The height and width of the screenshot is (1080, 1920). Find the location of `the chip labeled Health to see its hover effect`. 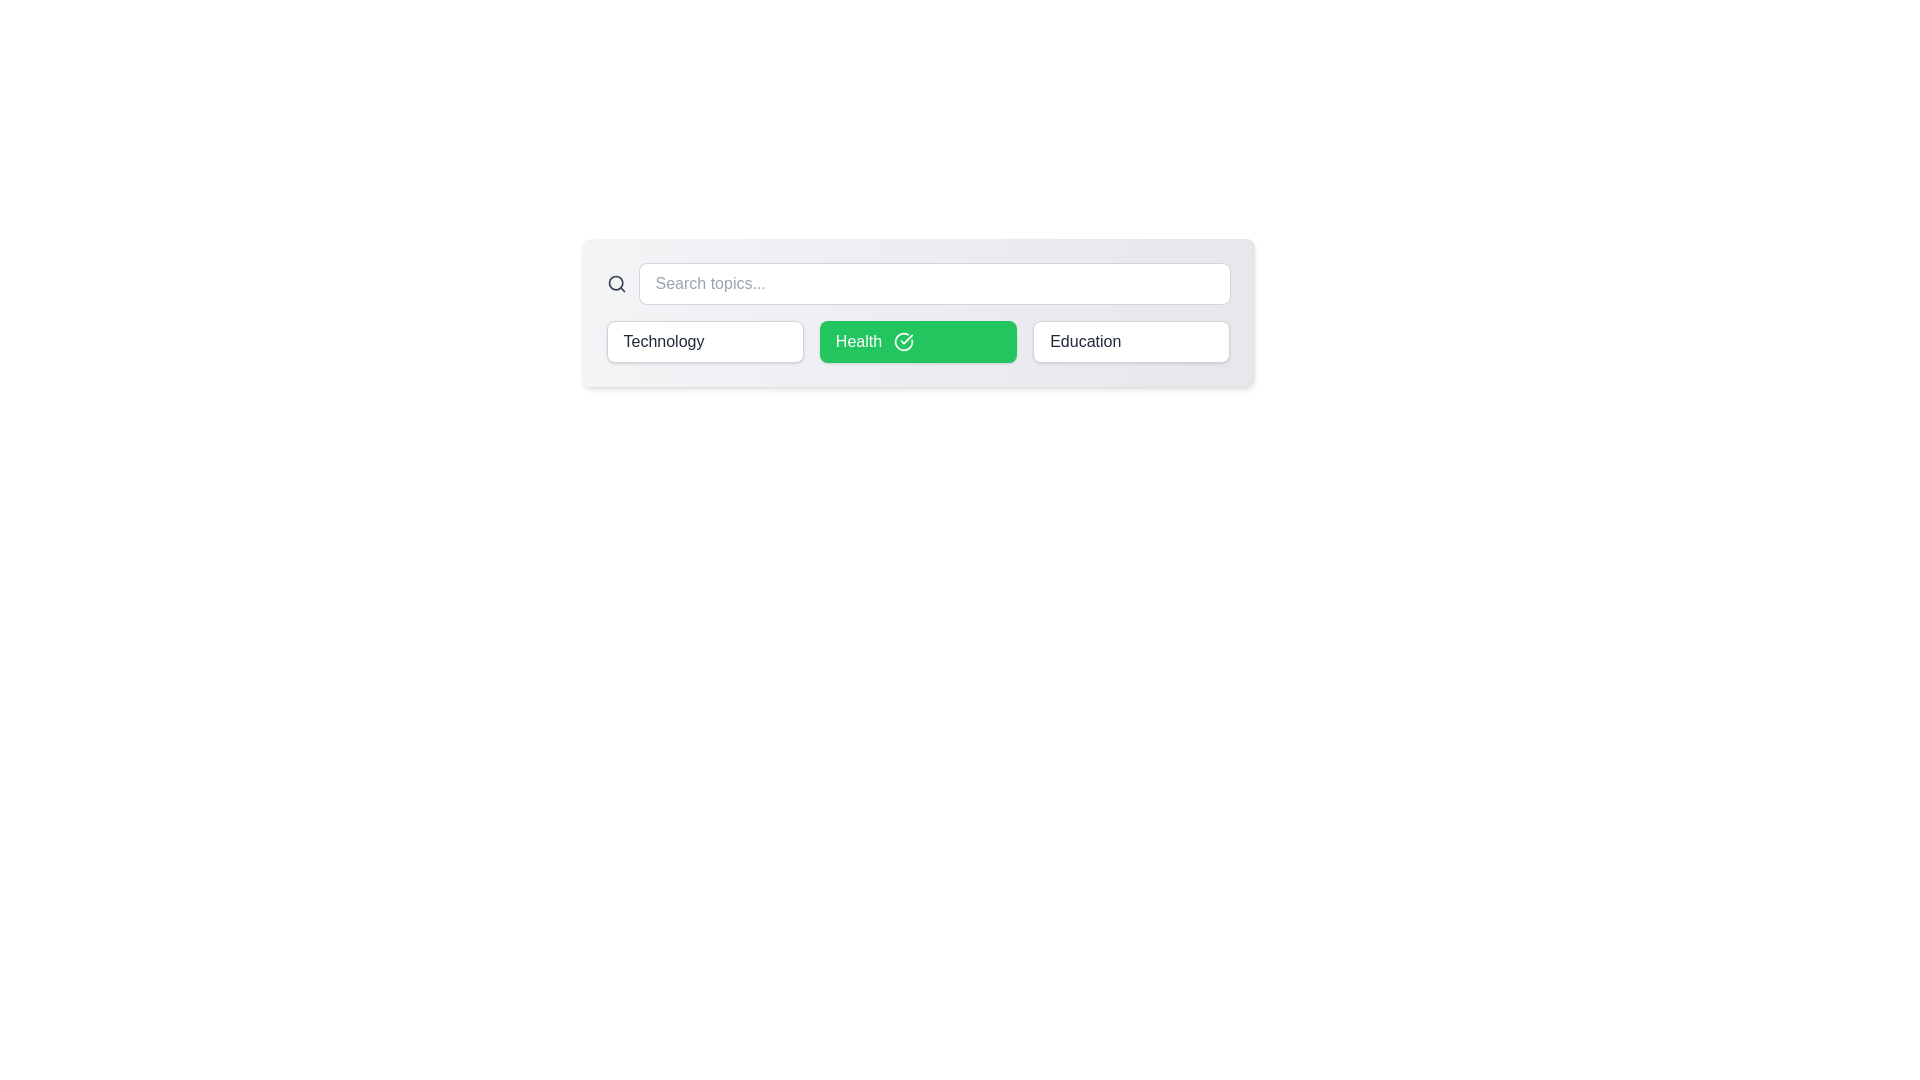

the chip labeled Health to see its hover effect is located at coordinates (916, 341).